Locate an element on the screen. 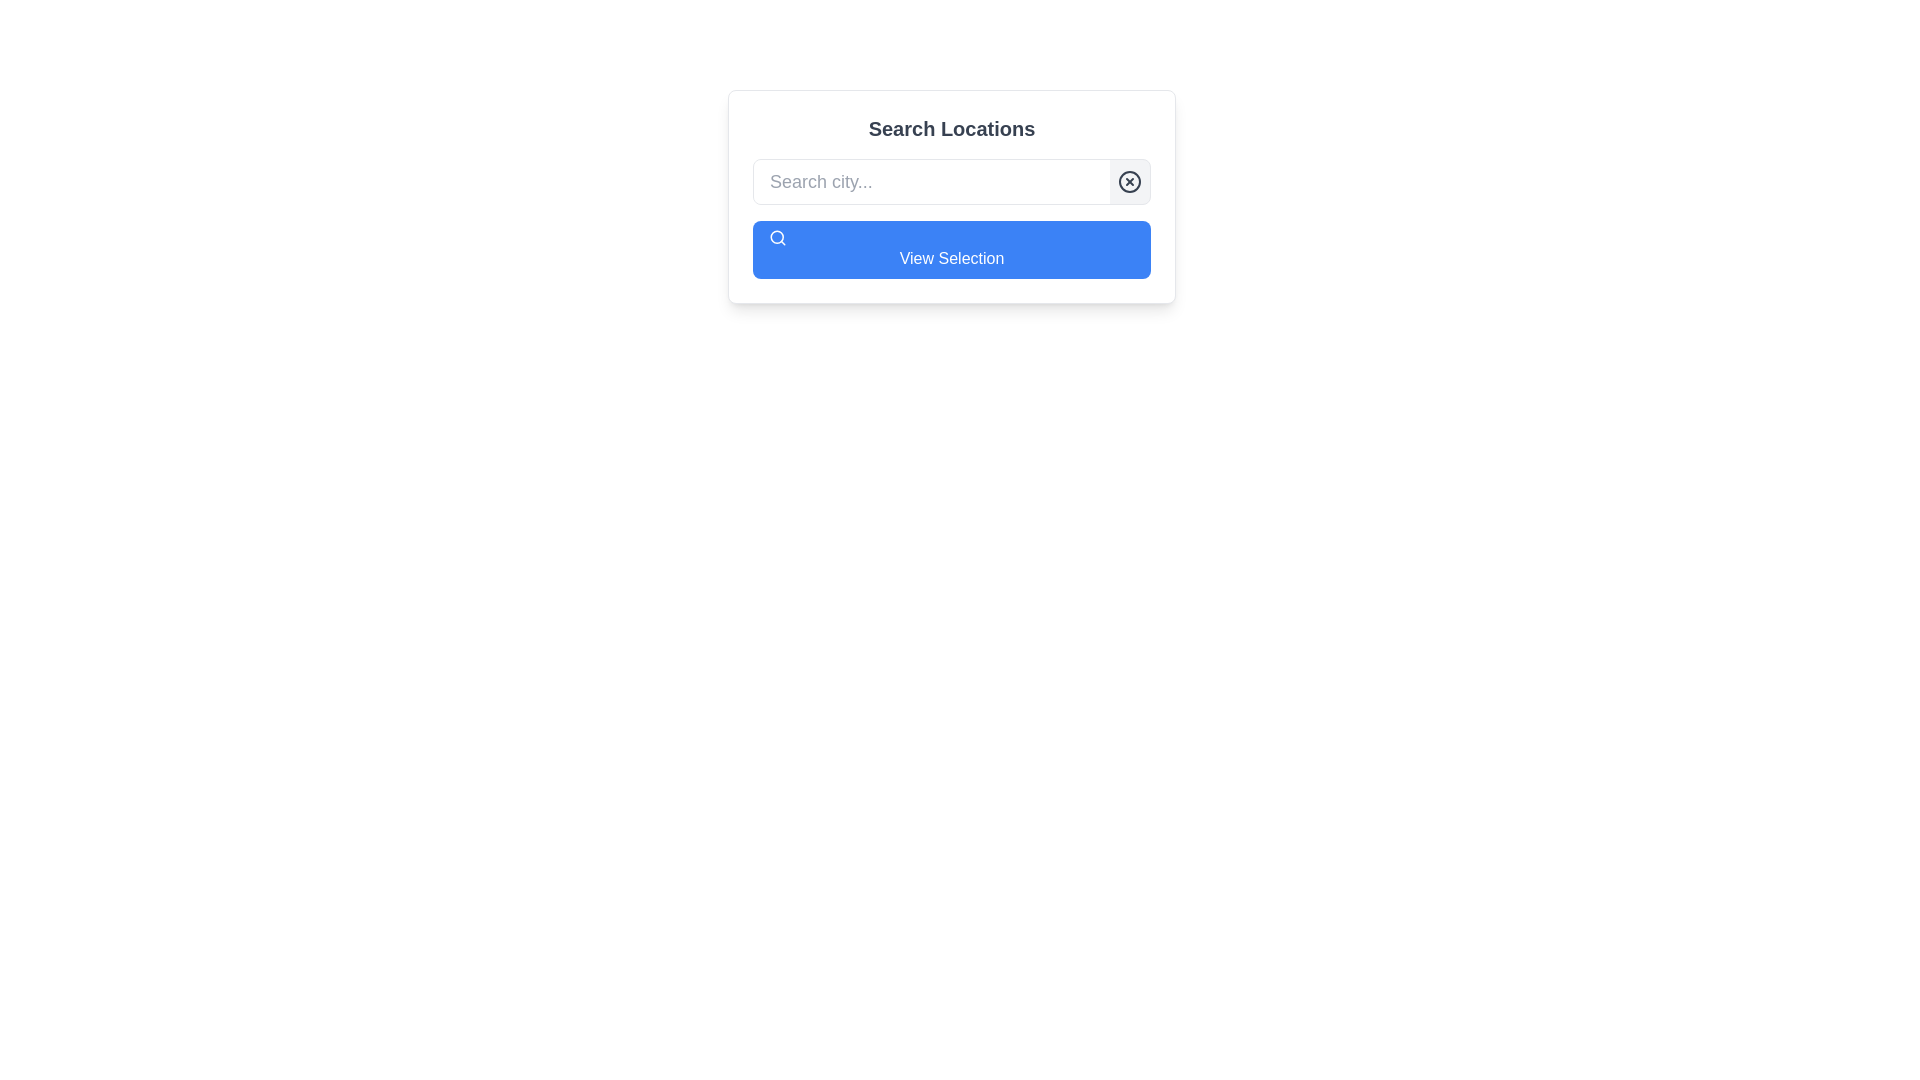  the central circular icon with a cross inside, located to the right of the 'Search city...' input field and above the 'View Selection' blue button is located at coordinates (1129, 181).